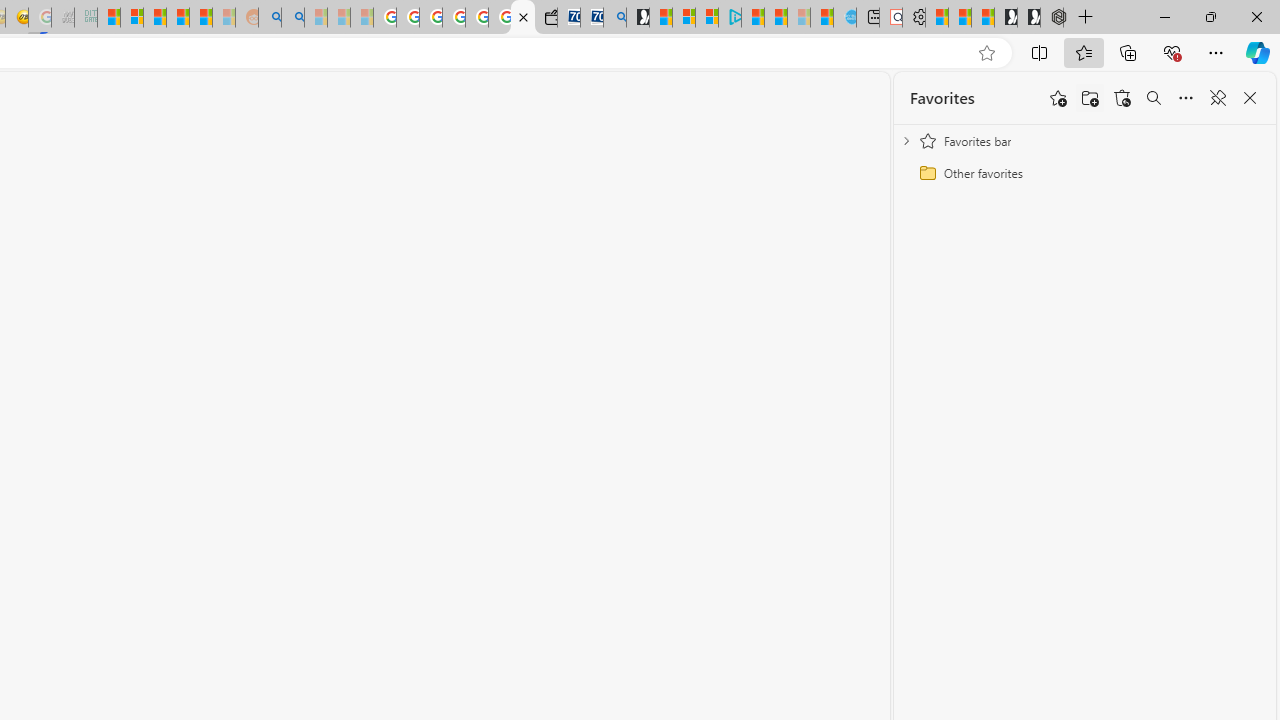 Image resolution: width=1280 pixels, height=720 pixels. Describe the element at coordinates (591, 17) in the screenshot. I see `'Cheap Car Rentals - Save70.com'` at that location.